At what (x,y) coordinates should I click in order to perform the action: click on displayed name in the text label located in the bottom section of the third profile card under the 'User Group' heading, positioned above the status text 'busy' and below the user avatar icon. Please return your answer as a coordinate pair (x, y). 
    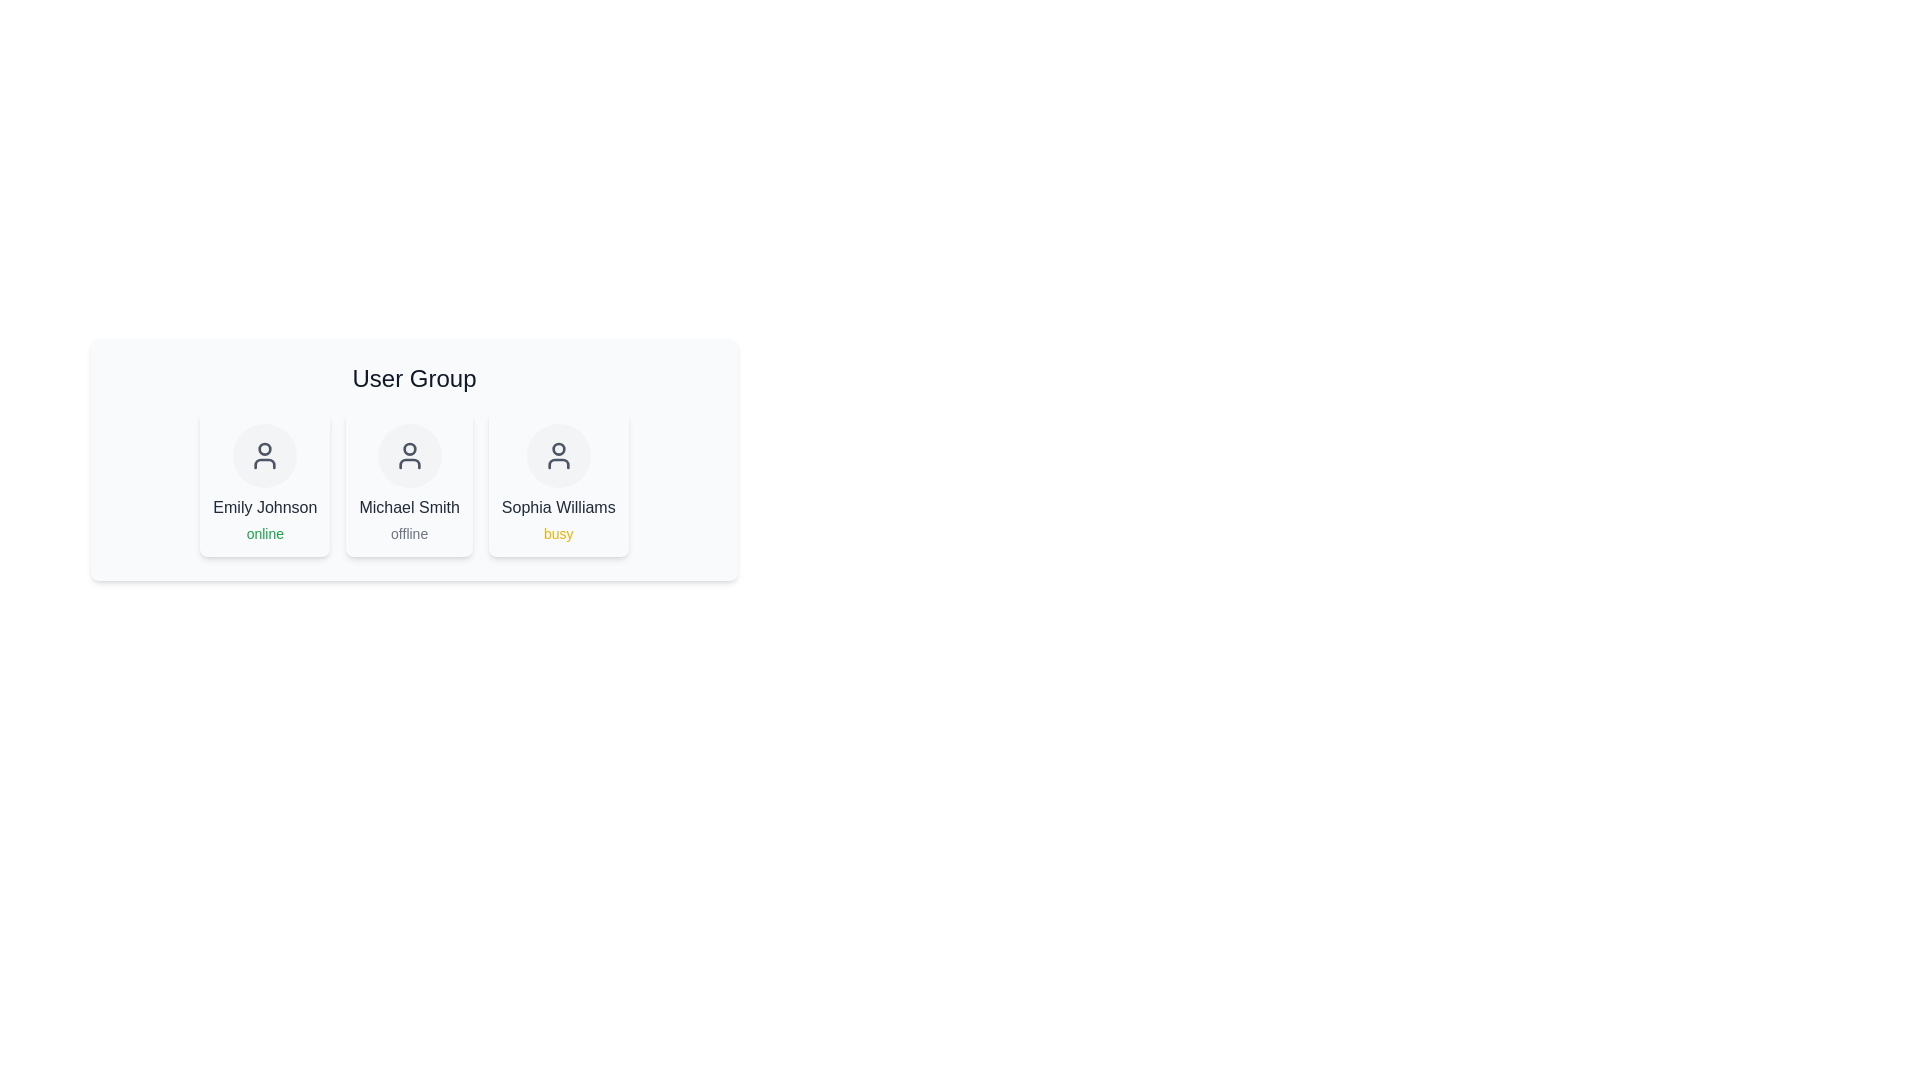
    Looking at the image, I should click on (558, 507).